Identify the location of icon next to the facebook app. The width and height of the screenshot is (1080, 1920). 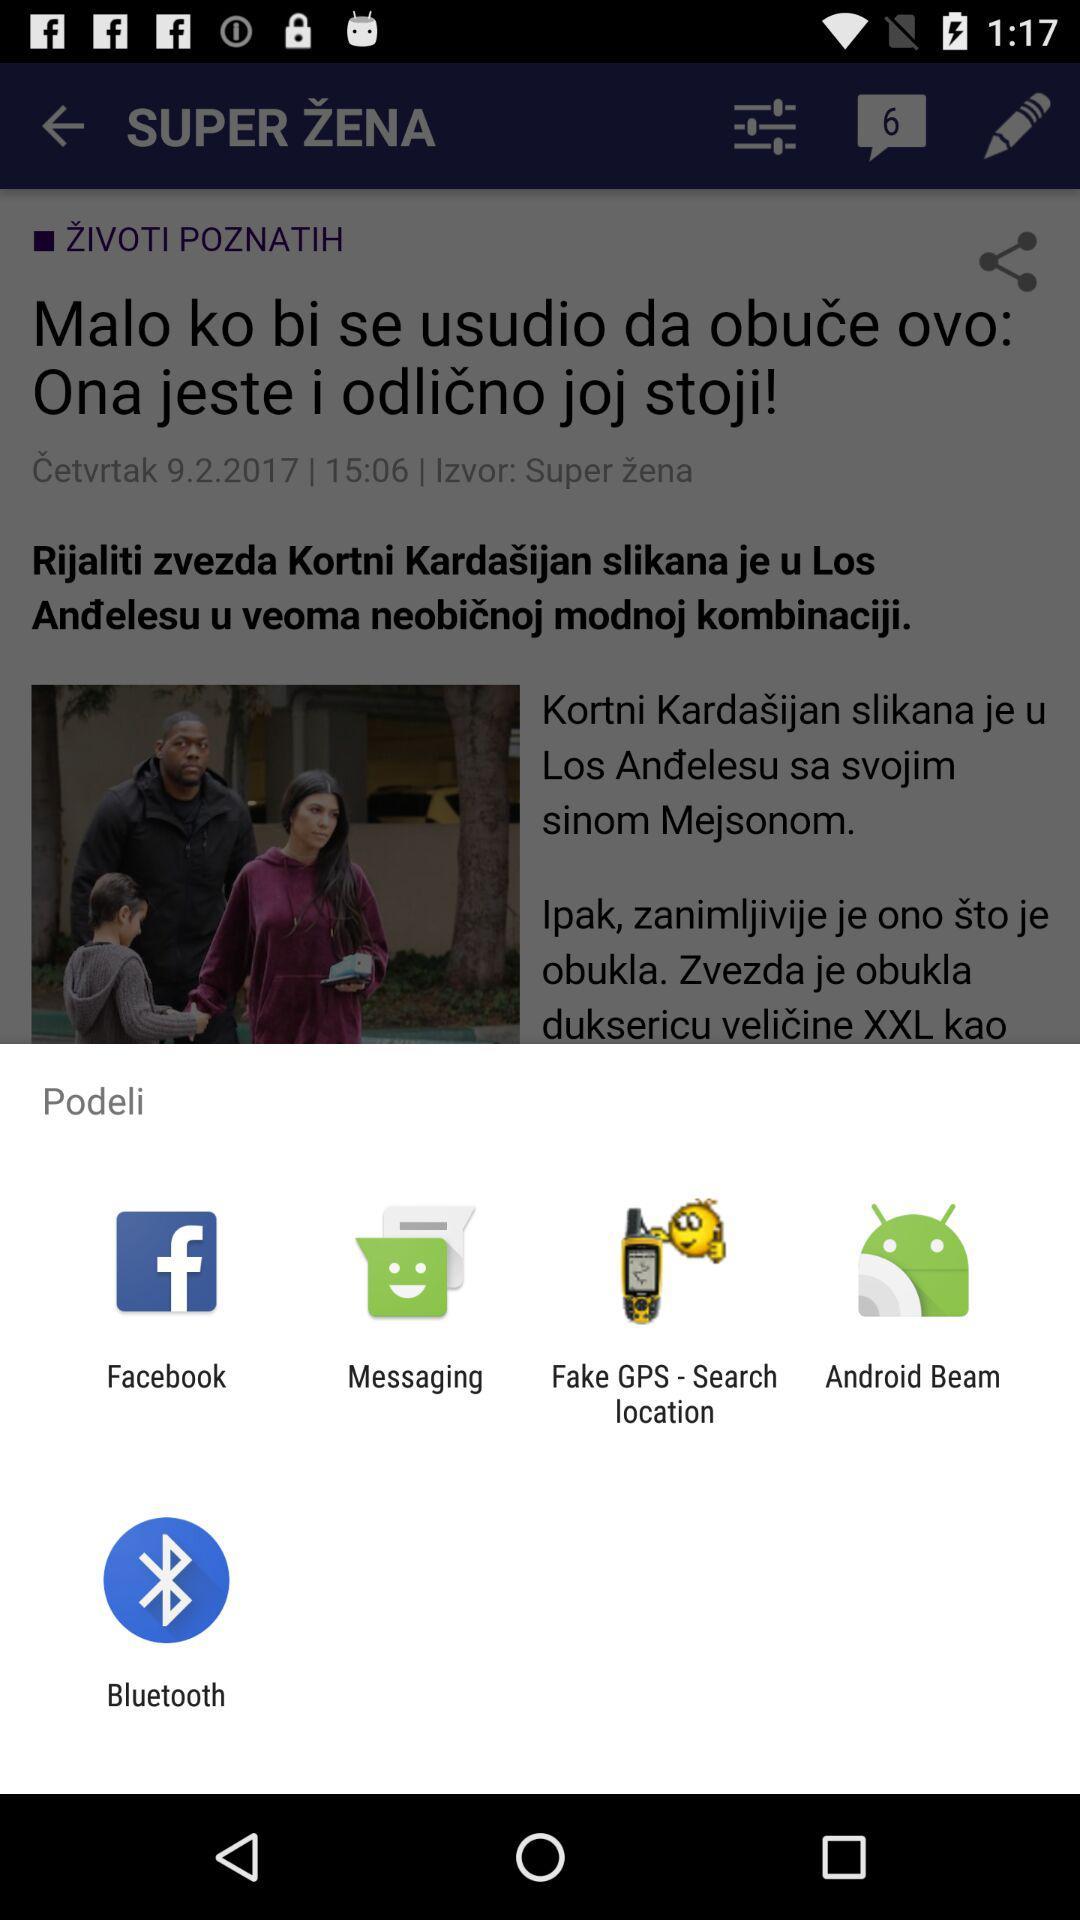
(414, 1392).